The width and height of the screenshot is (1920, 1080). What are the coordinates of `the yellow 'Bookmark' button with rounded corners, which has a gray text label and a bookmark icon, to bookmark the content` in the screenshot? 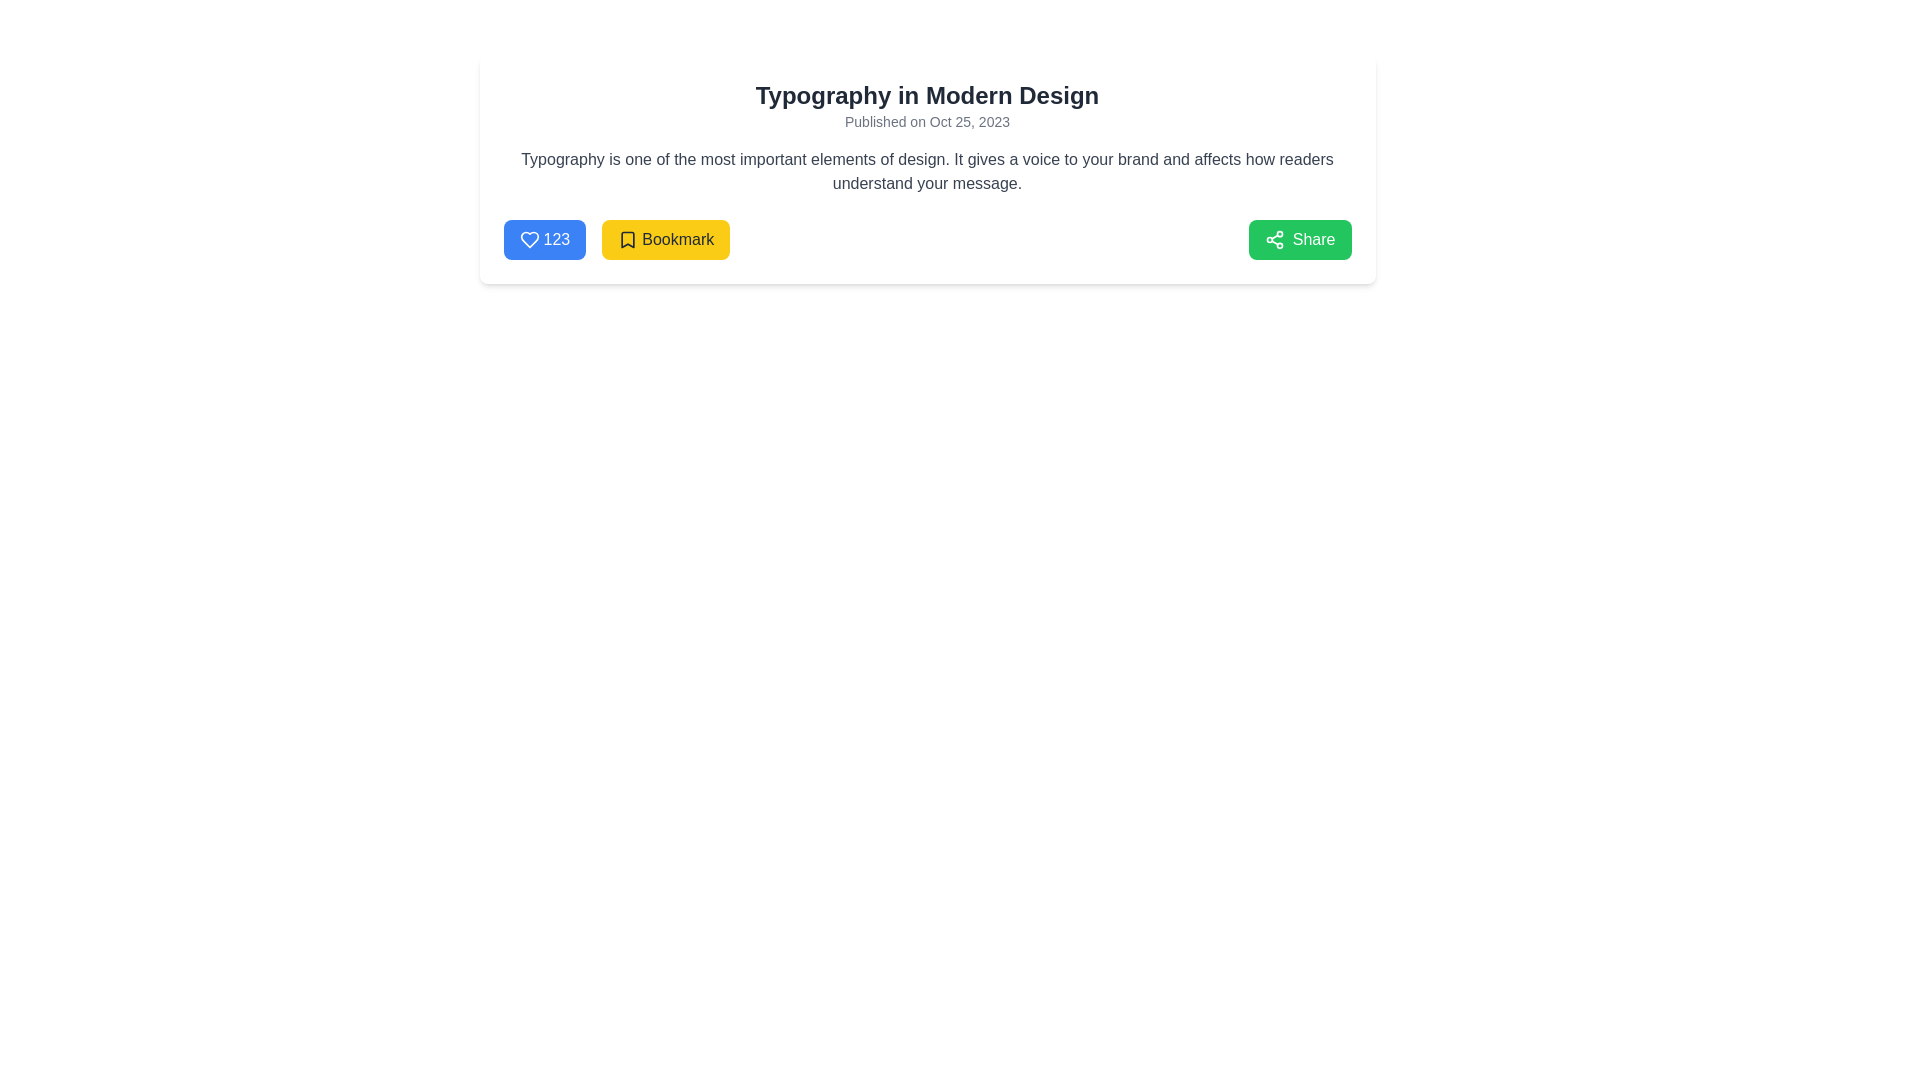 It's located at (666, 238).